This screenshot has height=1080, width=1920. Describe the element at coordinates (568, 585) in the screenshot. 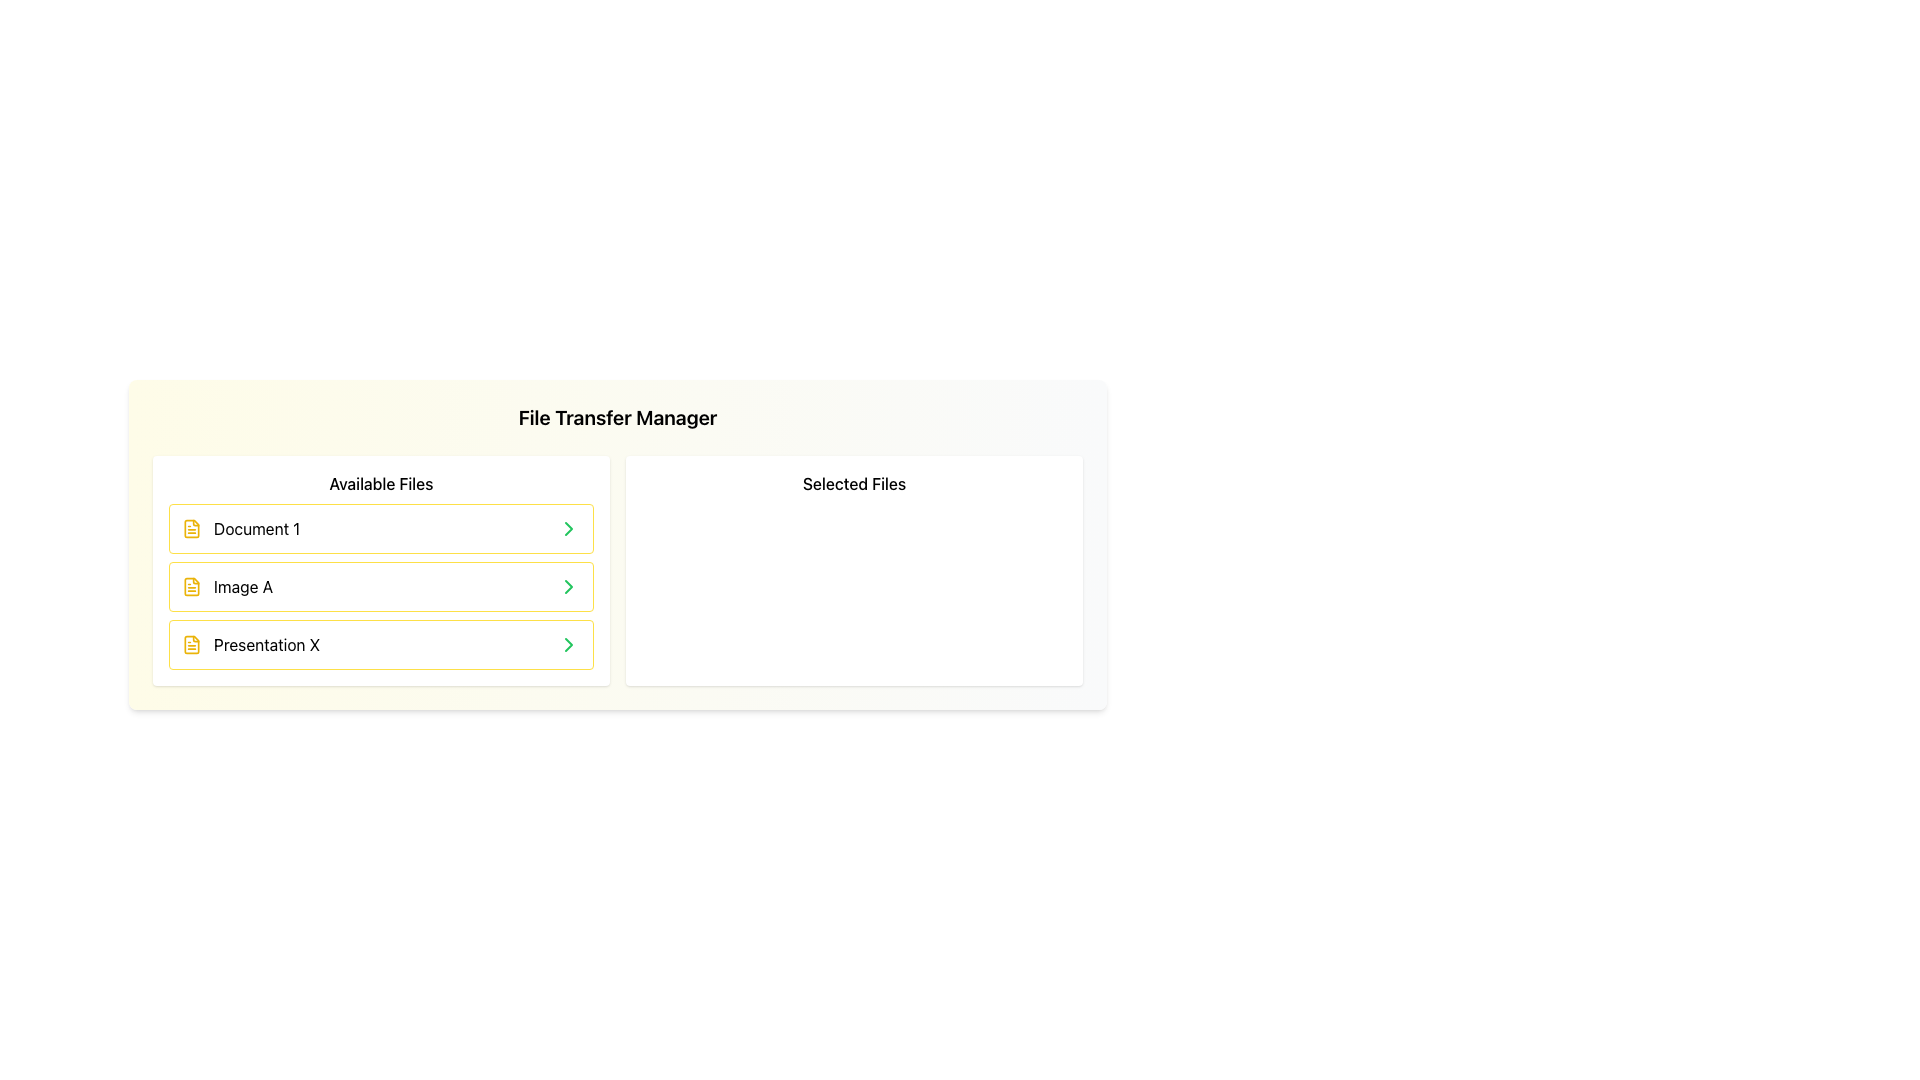

I see `the arrow icon located next to 'Image A' in the 'Available Files' list, indicating a navigational or confirming action can proceed` at that location.